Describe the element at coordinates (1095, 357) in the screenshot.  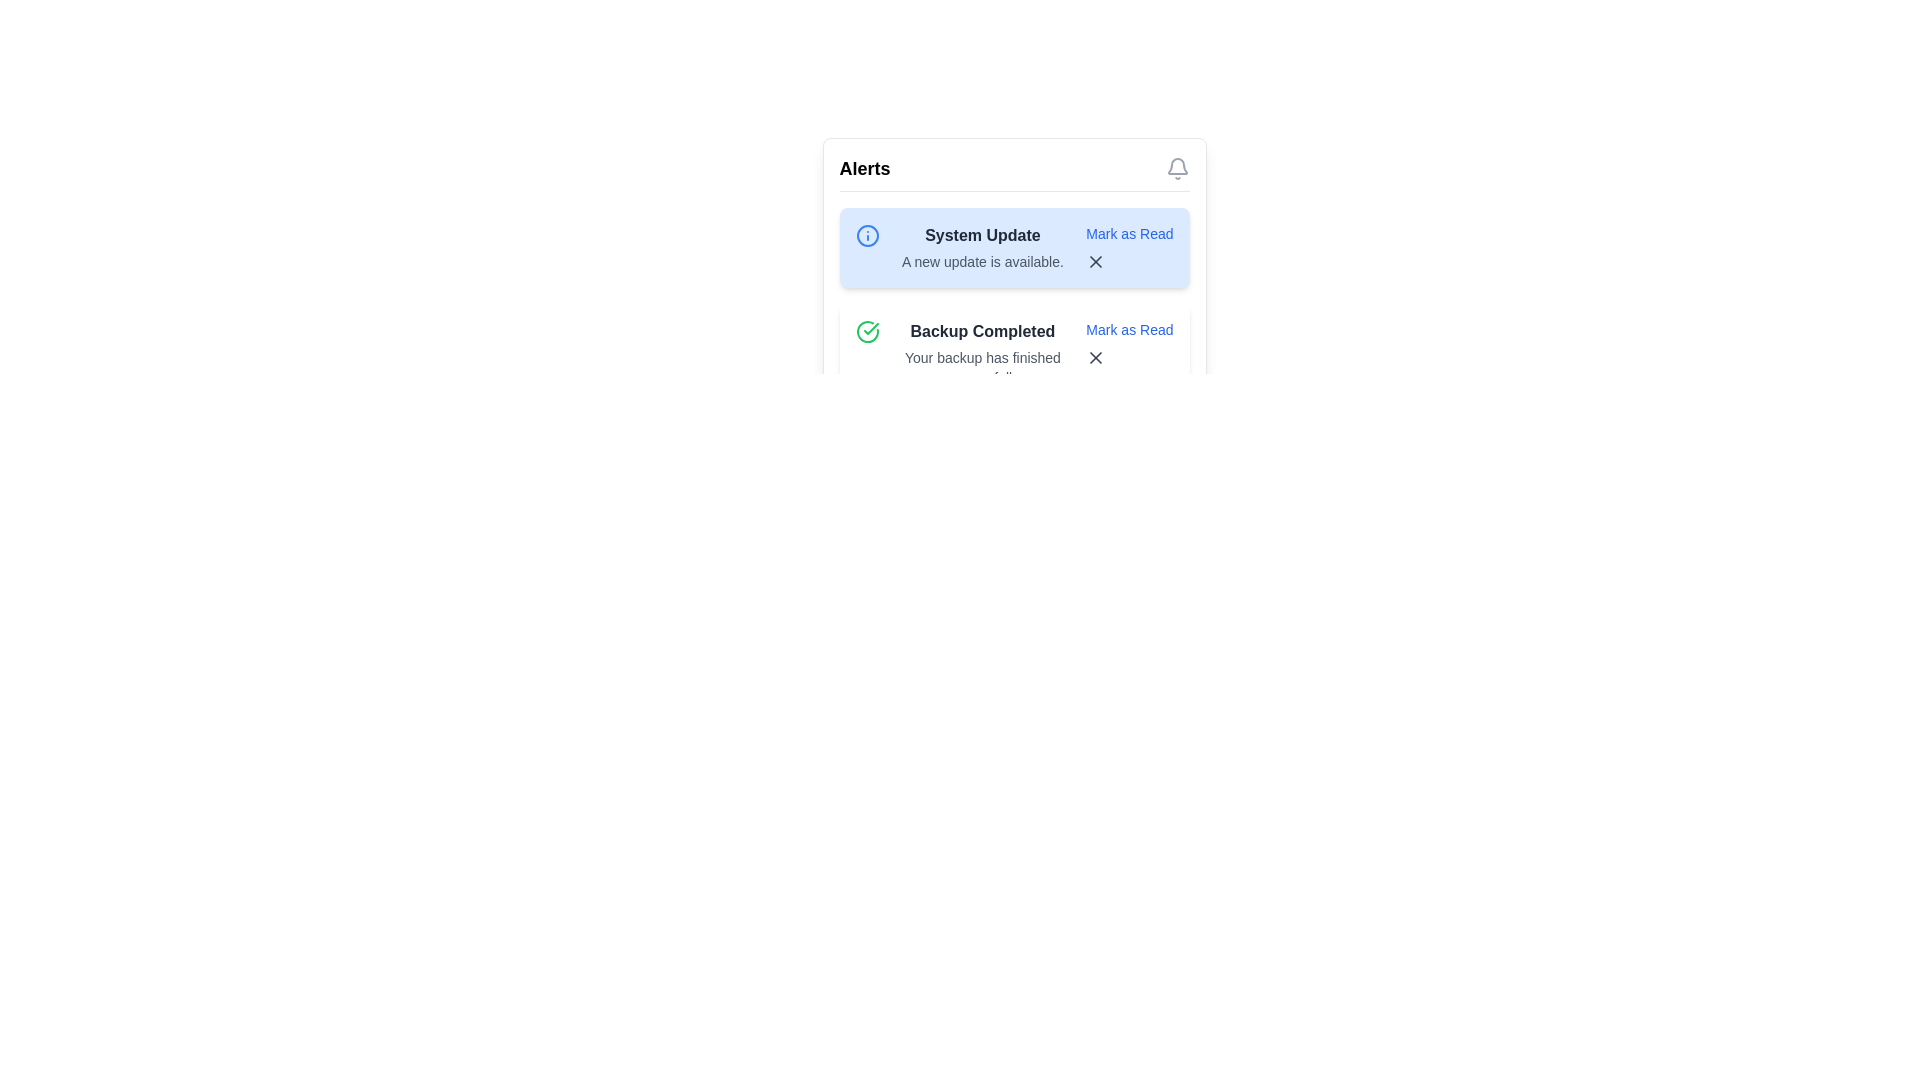
I see `the graphical line component of the close button in the top-right corner of the 'System Update' notification box` at that location.